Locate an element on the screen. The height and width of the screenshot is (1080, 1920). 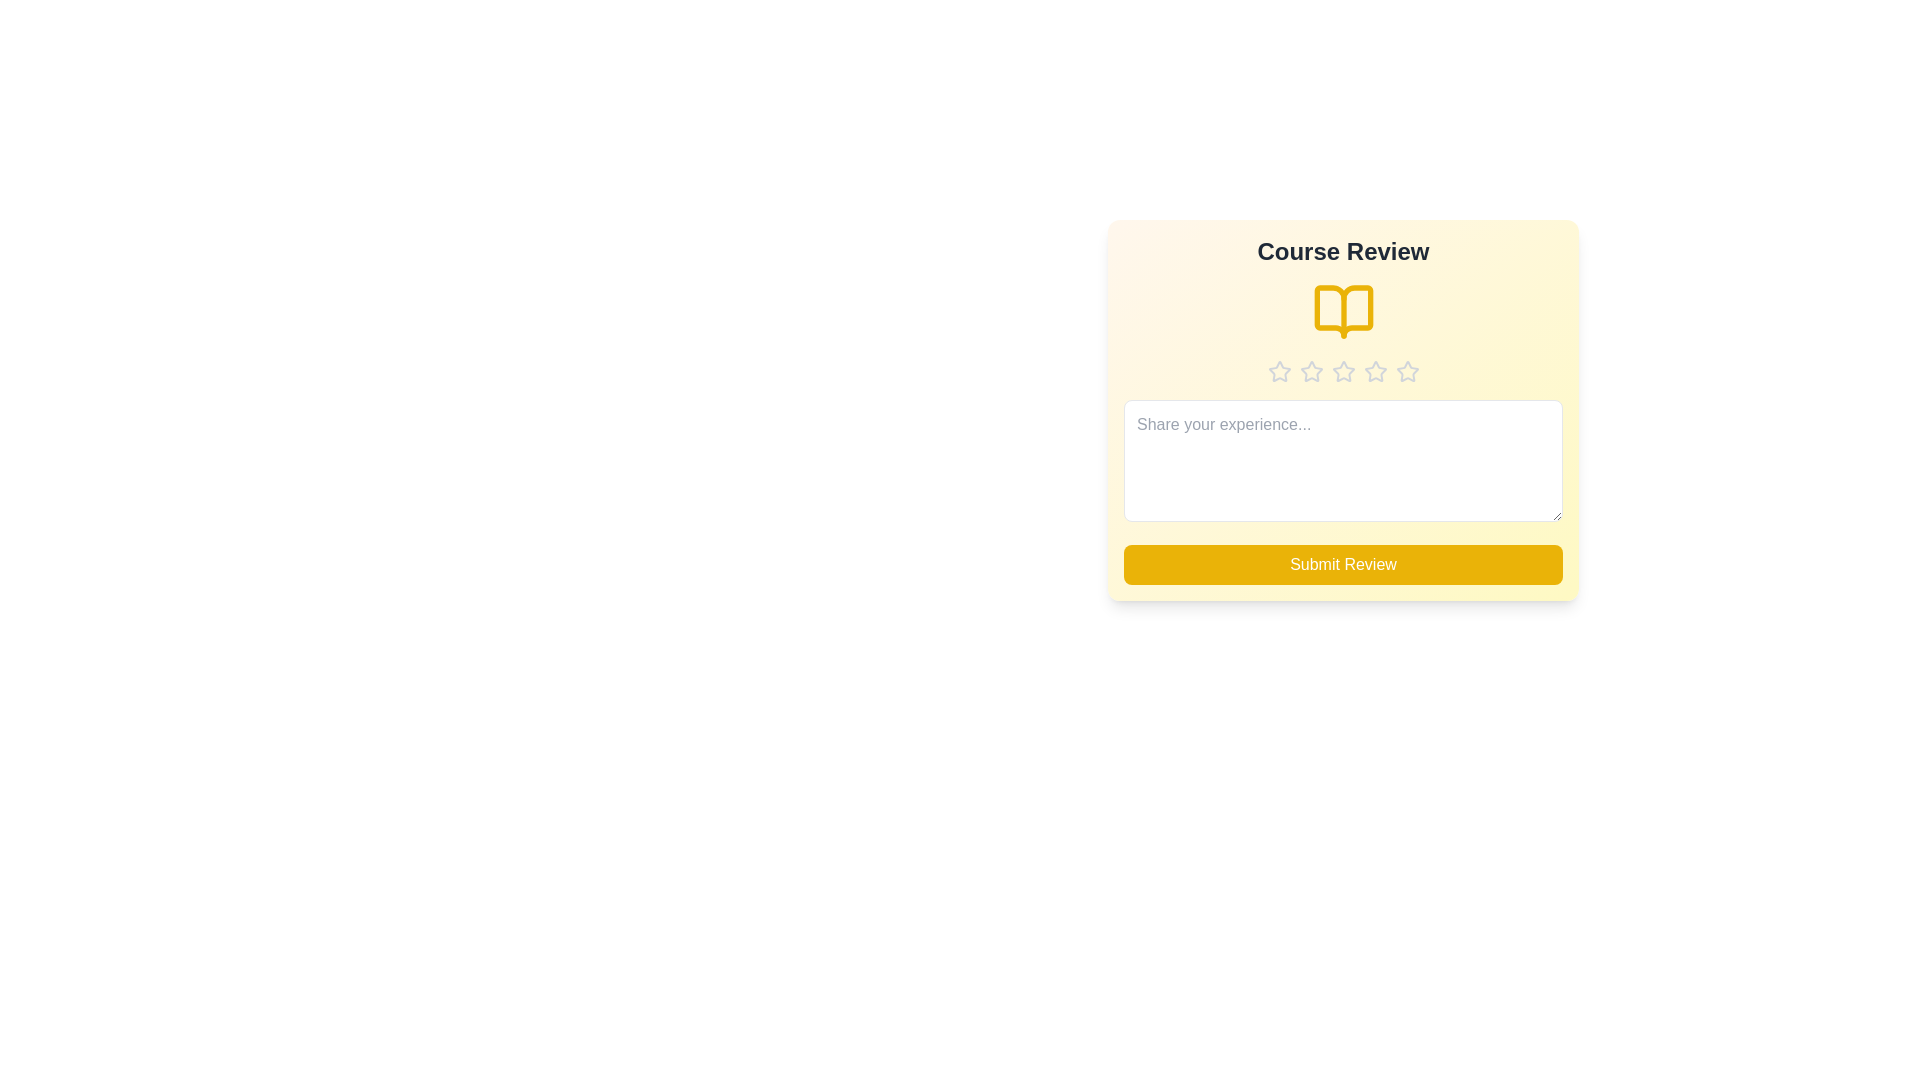
the submit button to observe its hover effect is located at coordinates (1343, 564).